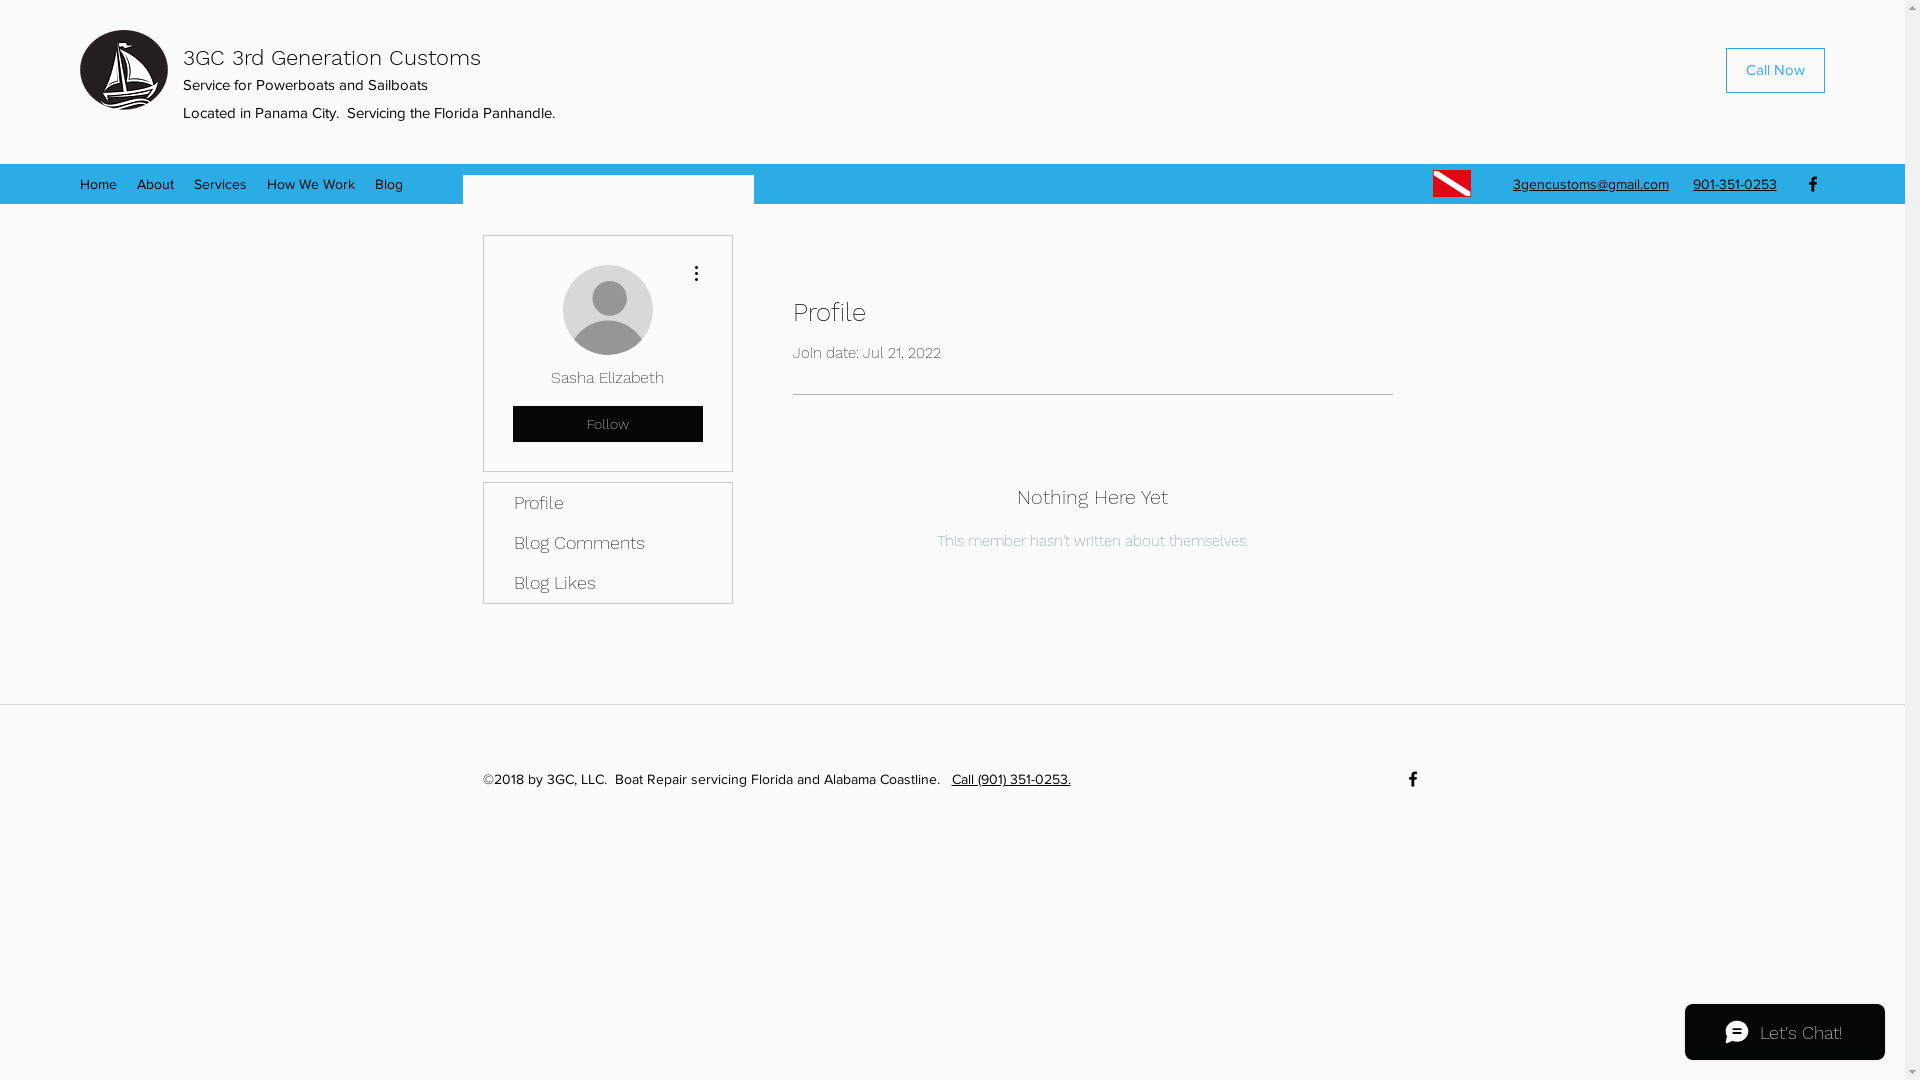 Image resolution: width=1920 pixels, height=1080 pixels. What do you see at coordinates (388, 184) in the screenshot?
I see `'Blog'` at bounding box center [388, 184].